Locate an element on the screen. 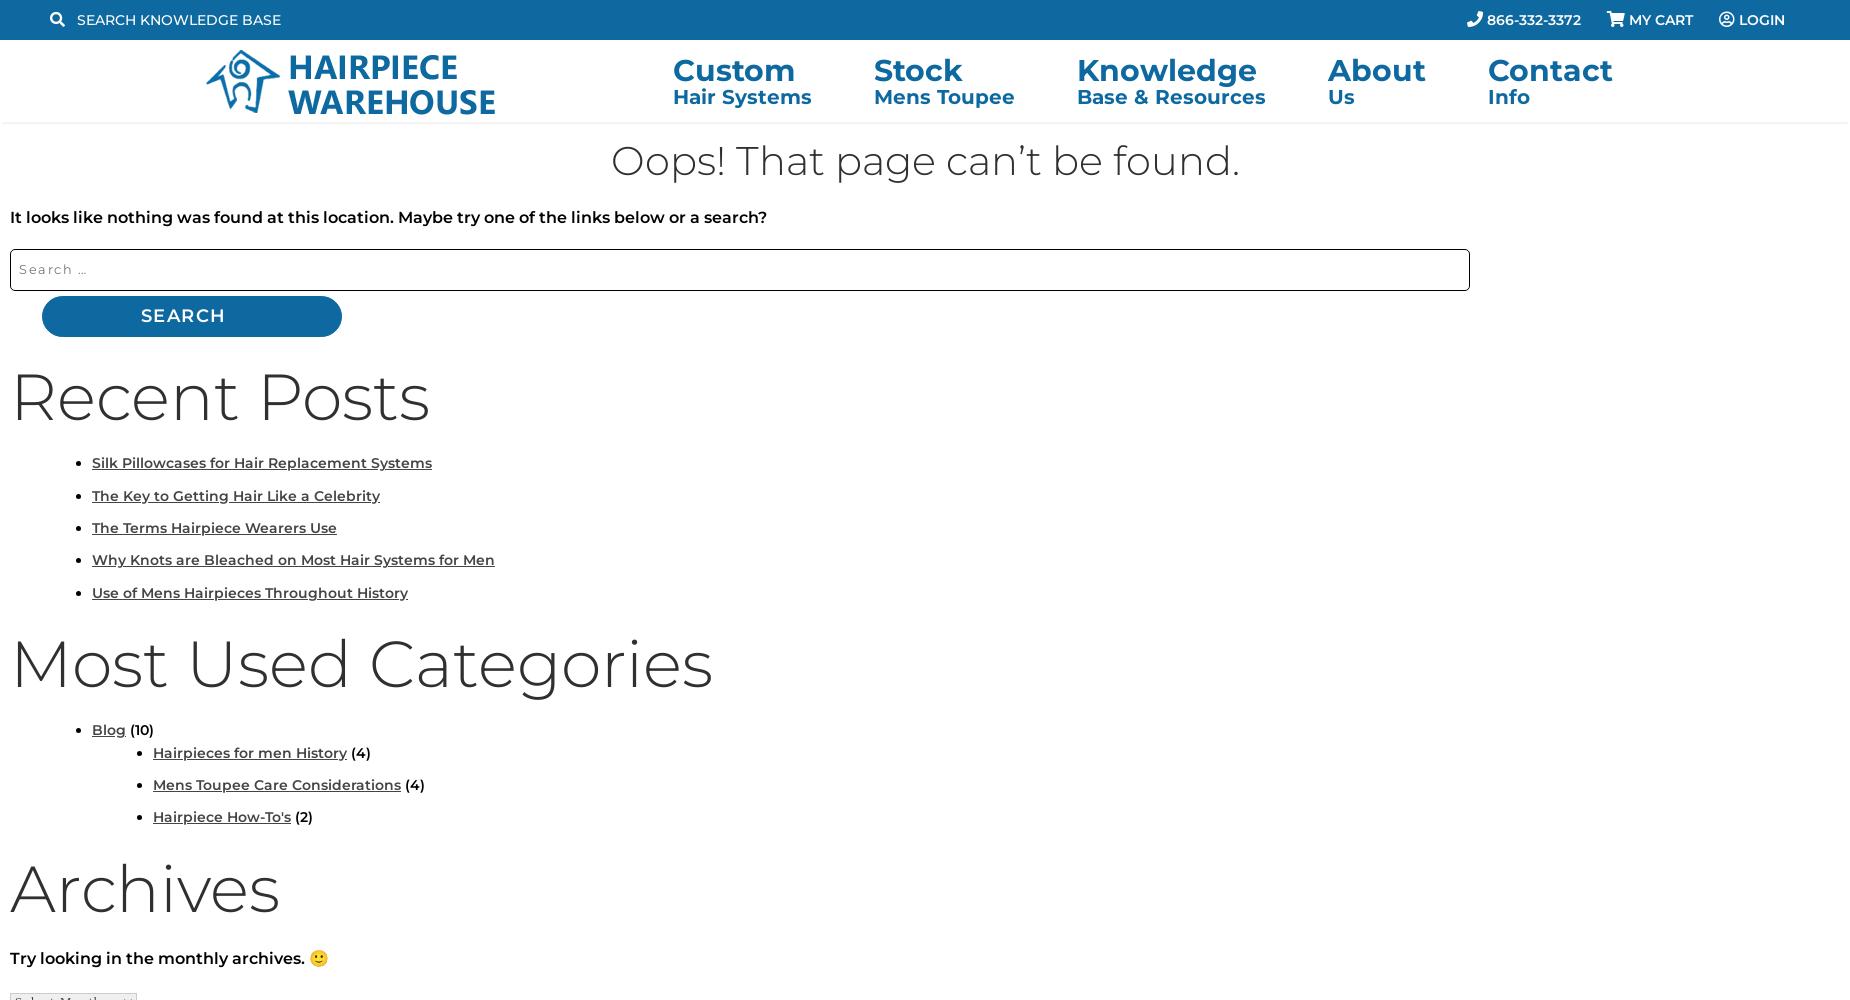 This screenshot has width=1850, height=1000. 'Stock' is located at coordinates (917, 69).